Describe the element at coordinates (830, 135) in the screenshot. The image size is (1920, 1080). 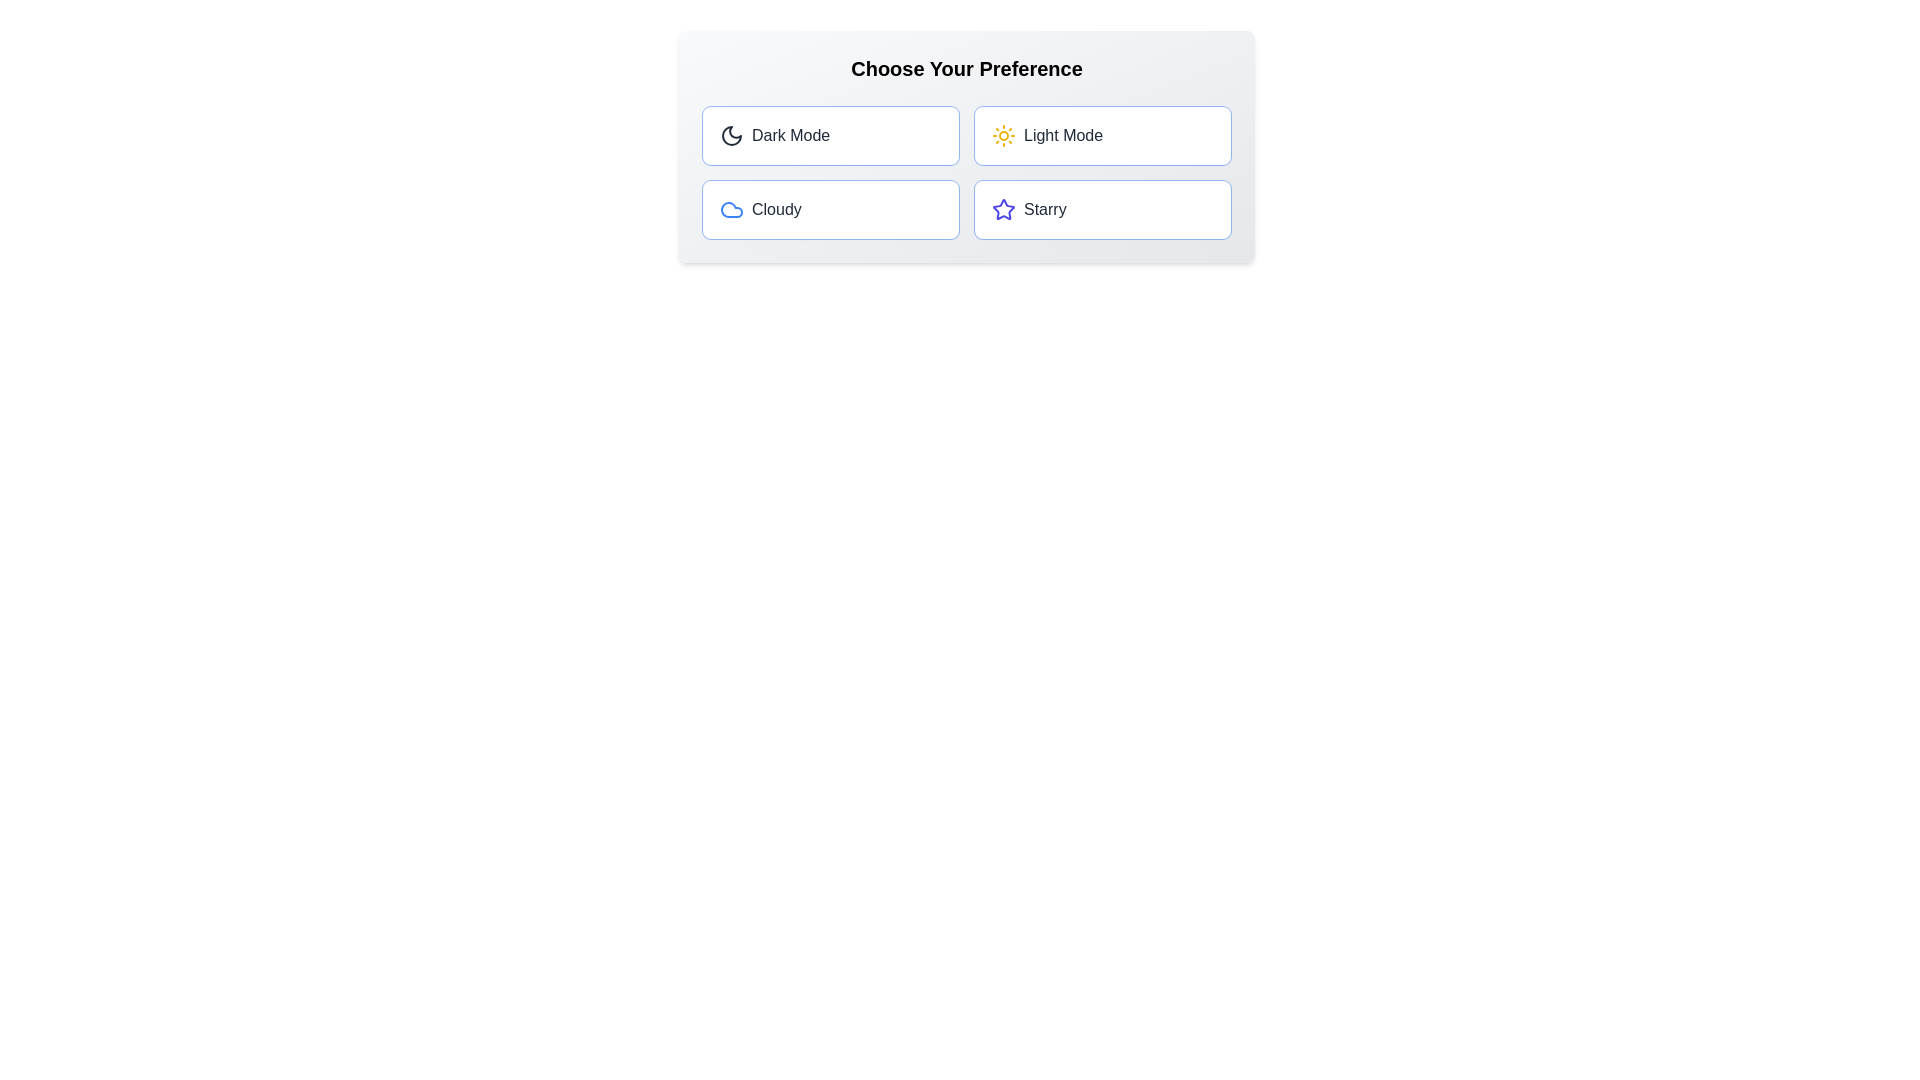
I see `the toggle button located at the top-left corner of the grid layout` at that location.